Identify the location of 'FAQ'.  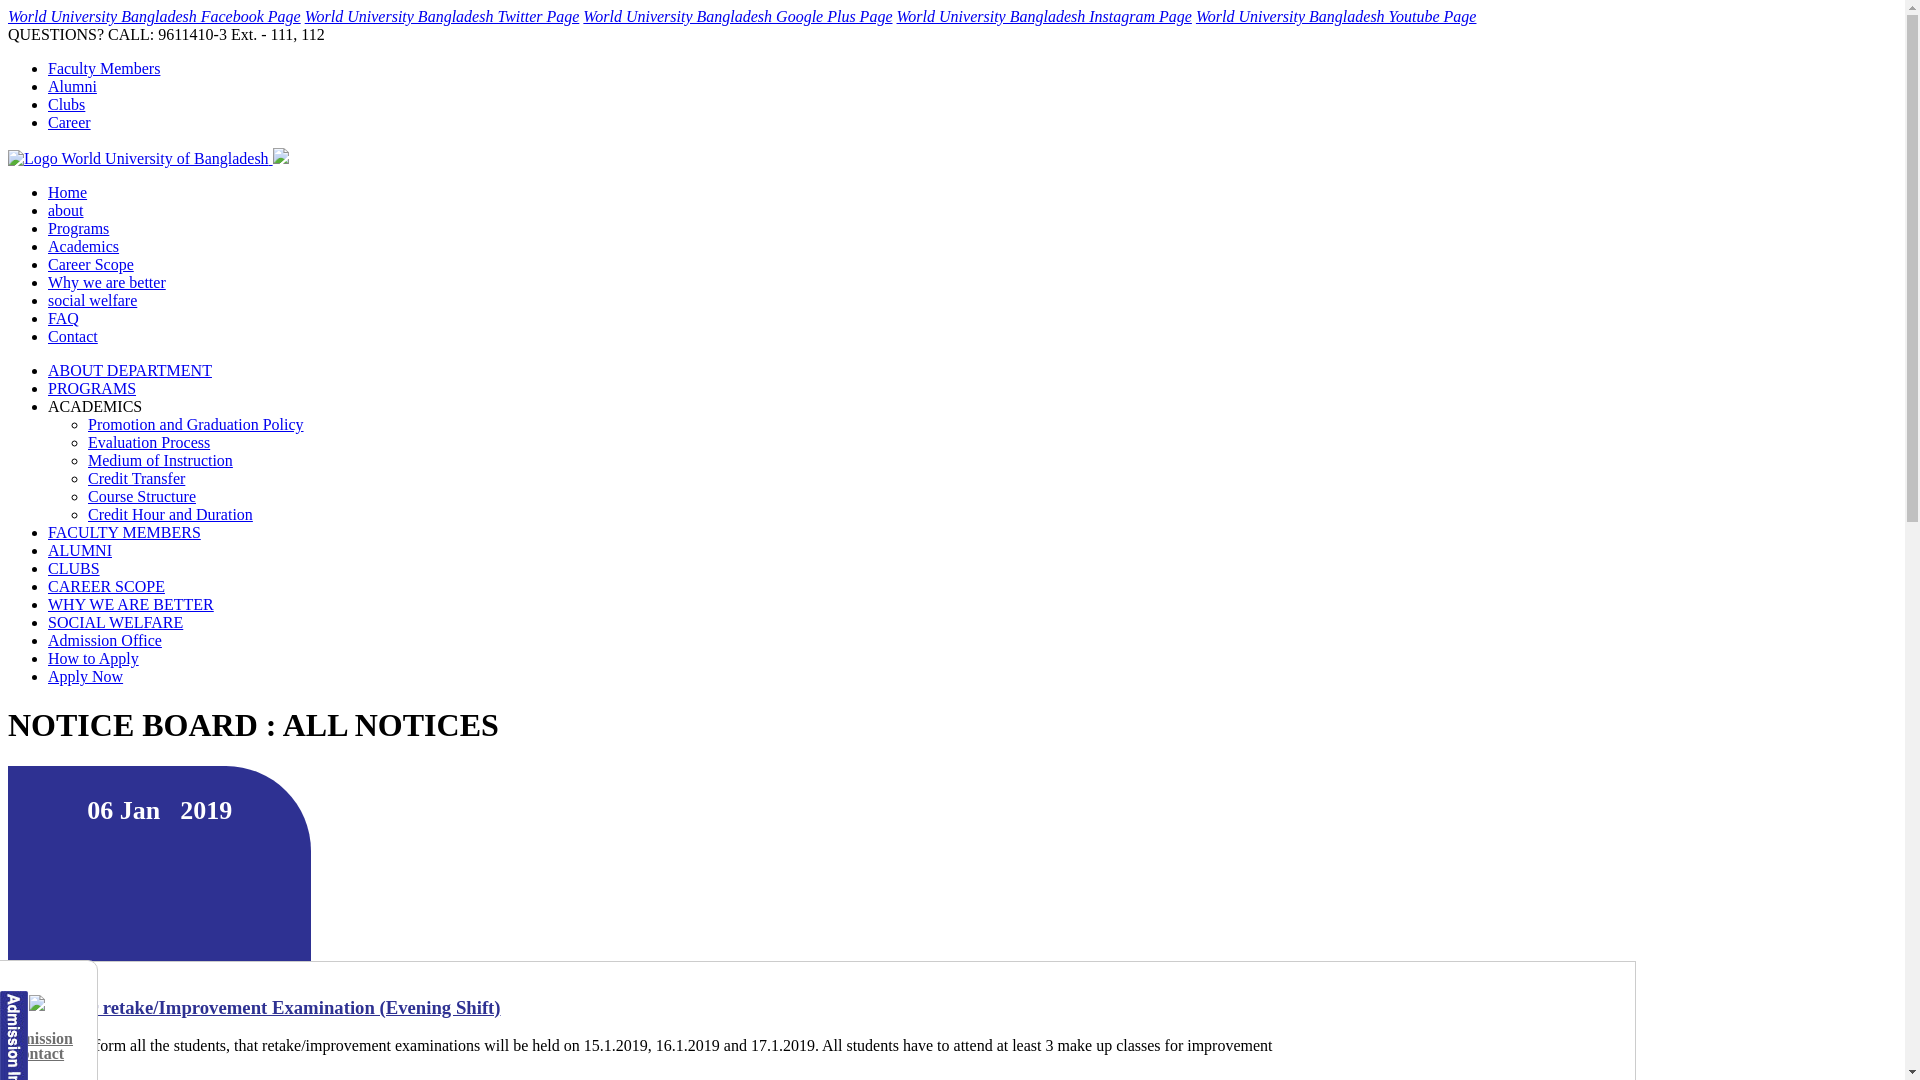
(63, 317).